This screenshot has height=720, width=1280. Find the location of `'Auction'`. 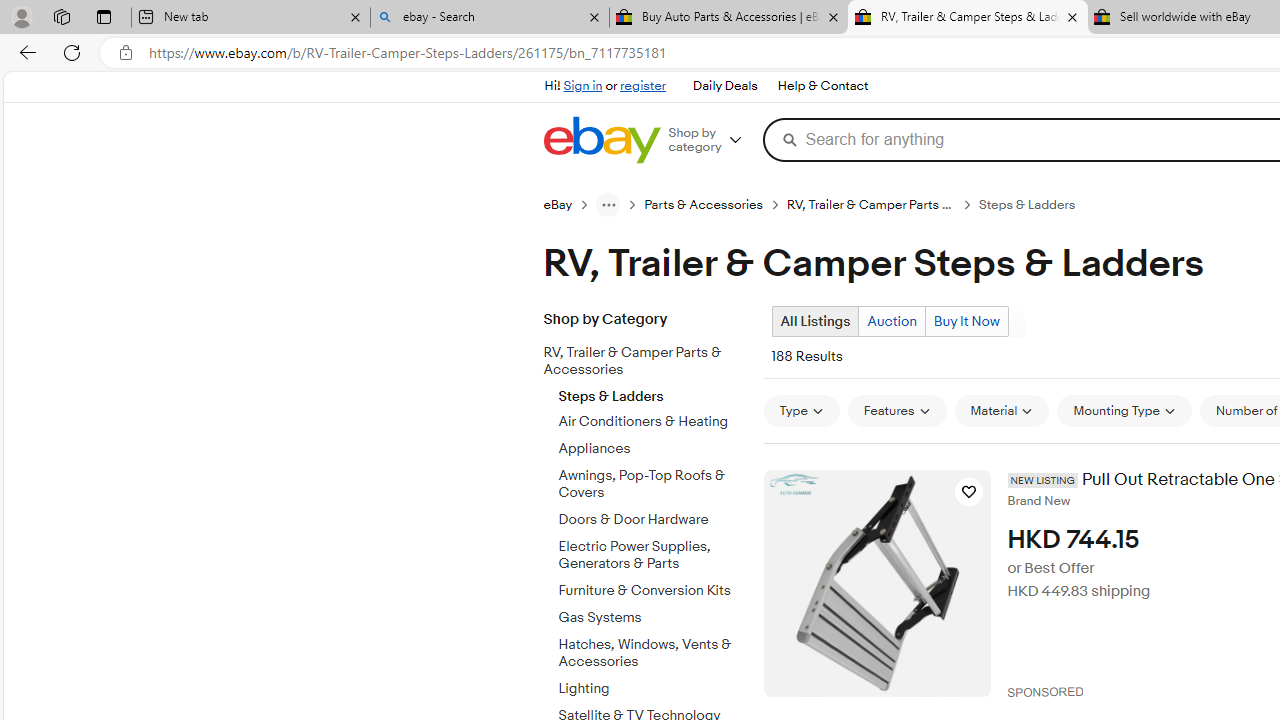

'Auction' is located at coordinates (891, 320).